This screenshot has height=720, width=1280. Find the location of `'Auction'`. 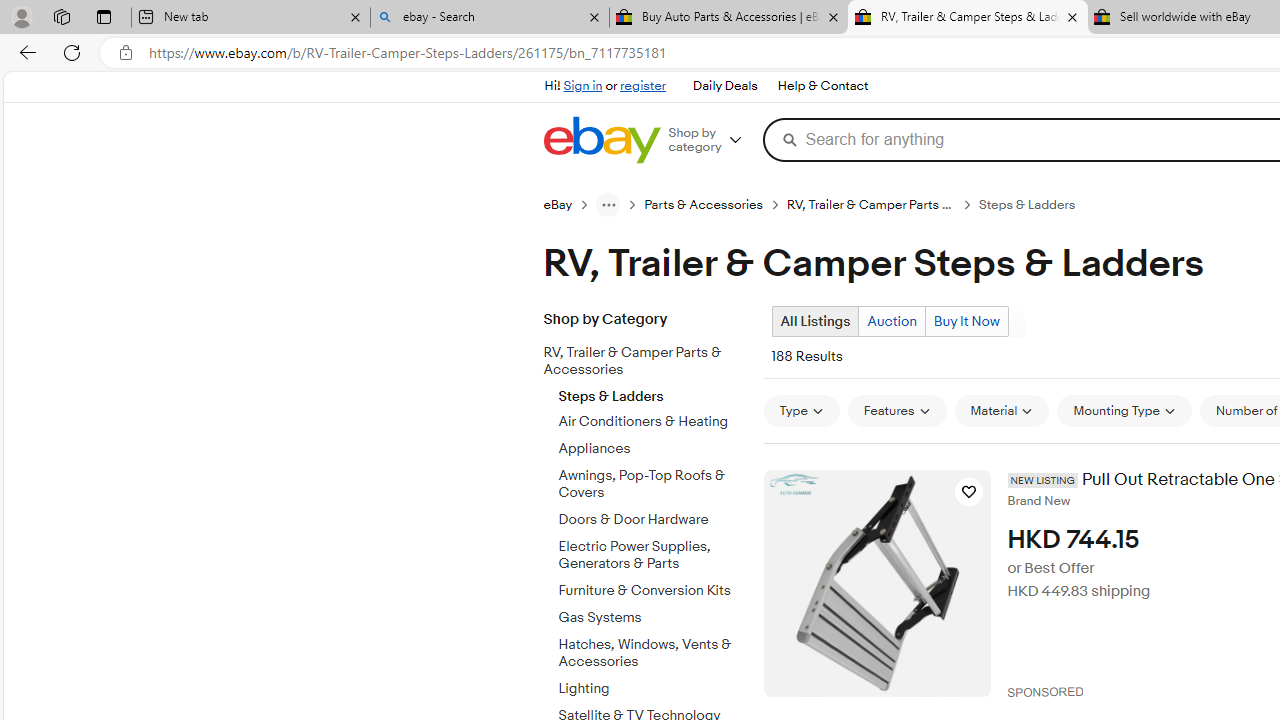

'Auction' is located at coordinates (891, 320).